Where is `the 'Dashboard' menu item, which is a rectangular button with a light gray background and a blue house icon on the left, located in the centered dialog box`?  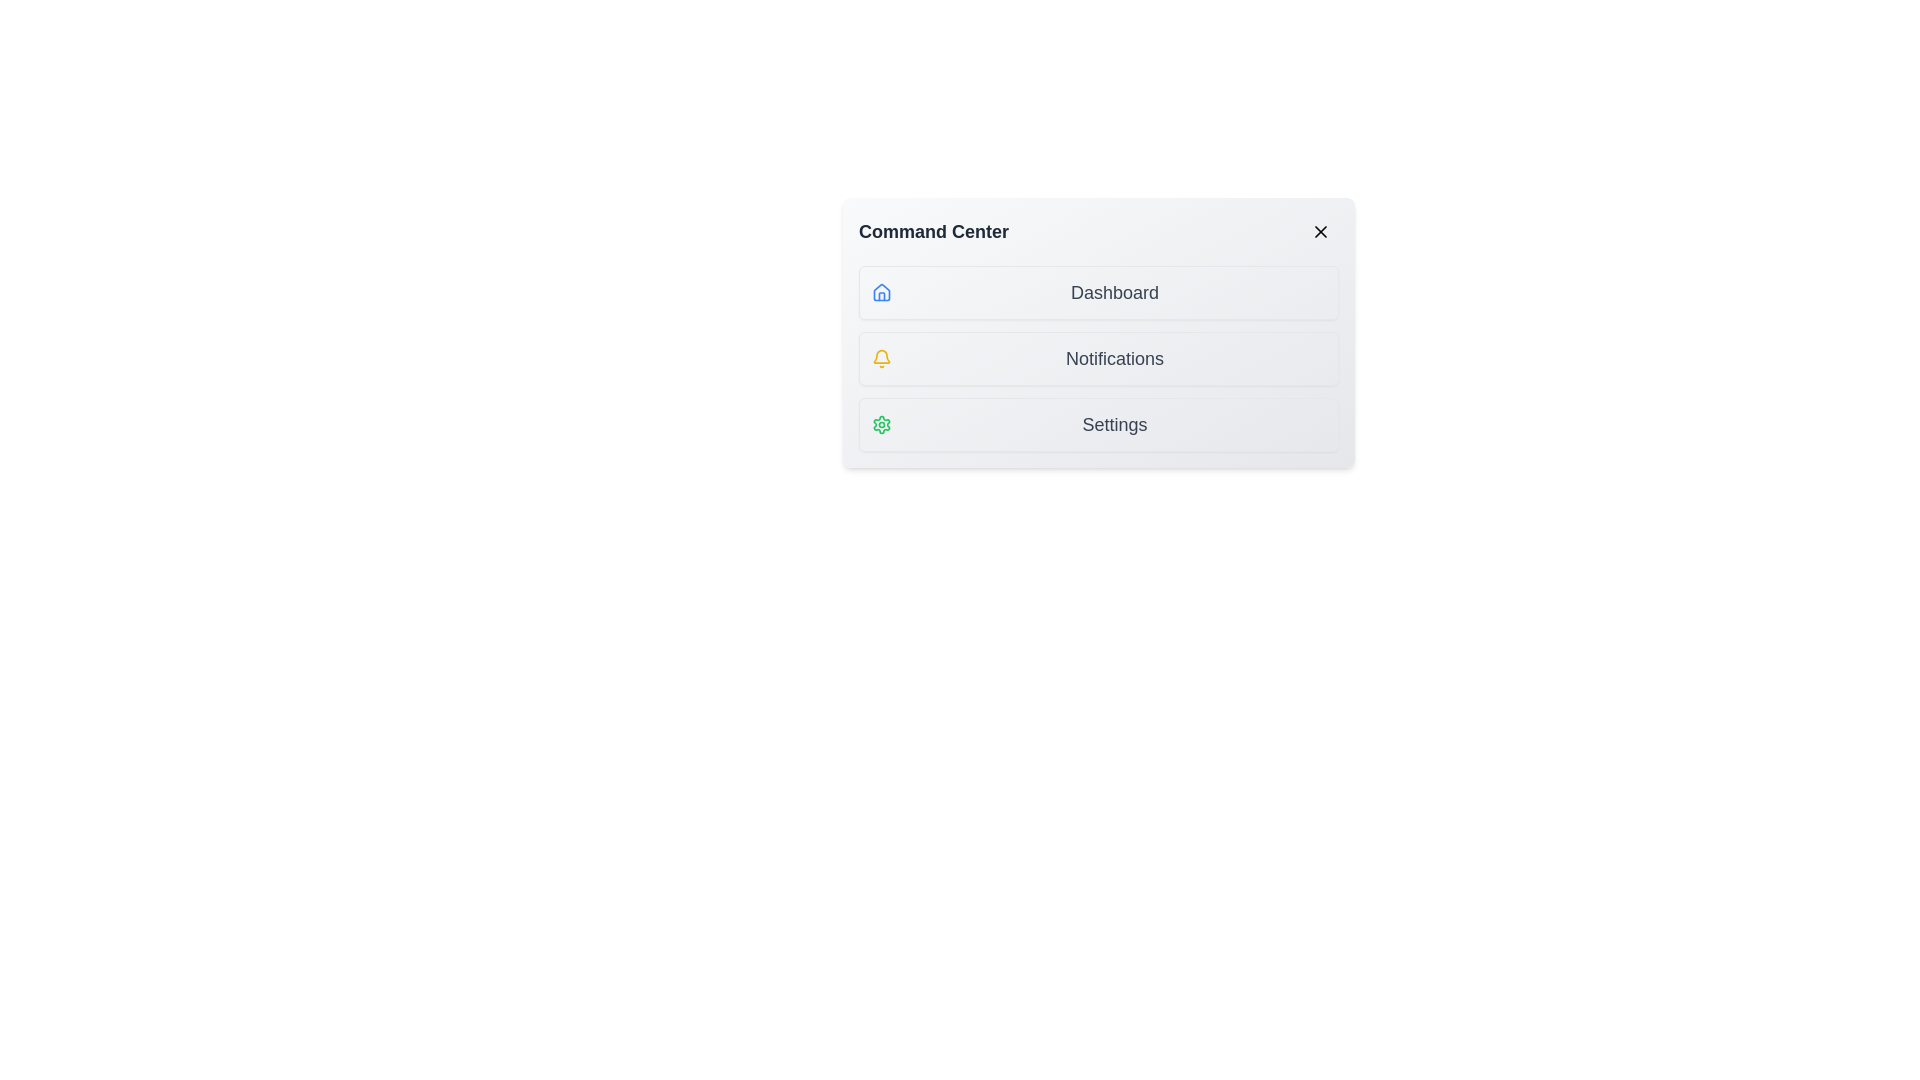
the 'Dashboard' menu item, which is a rectangular button with a light gray background and a blue house icon on the left, located in the centered dialog box is located at coordinates (1098, 293).